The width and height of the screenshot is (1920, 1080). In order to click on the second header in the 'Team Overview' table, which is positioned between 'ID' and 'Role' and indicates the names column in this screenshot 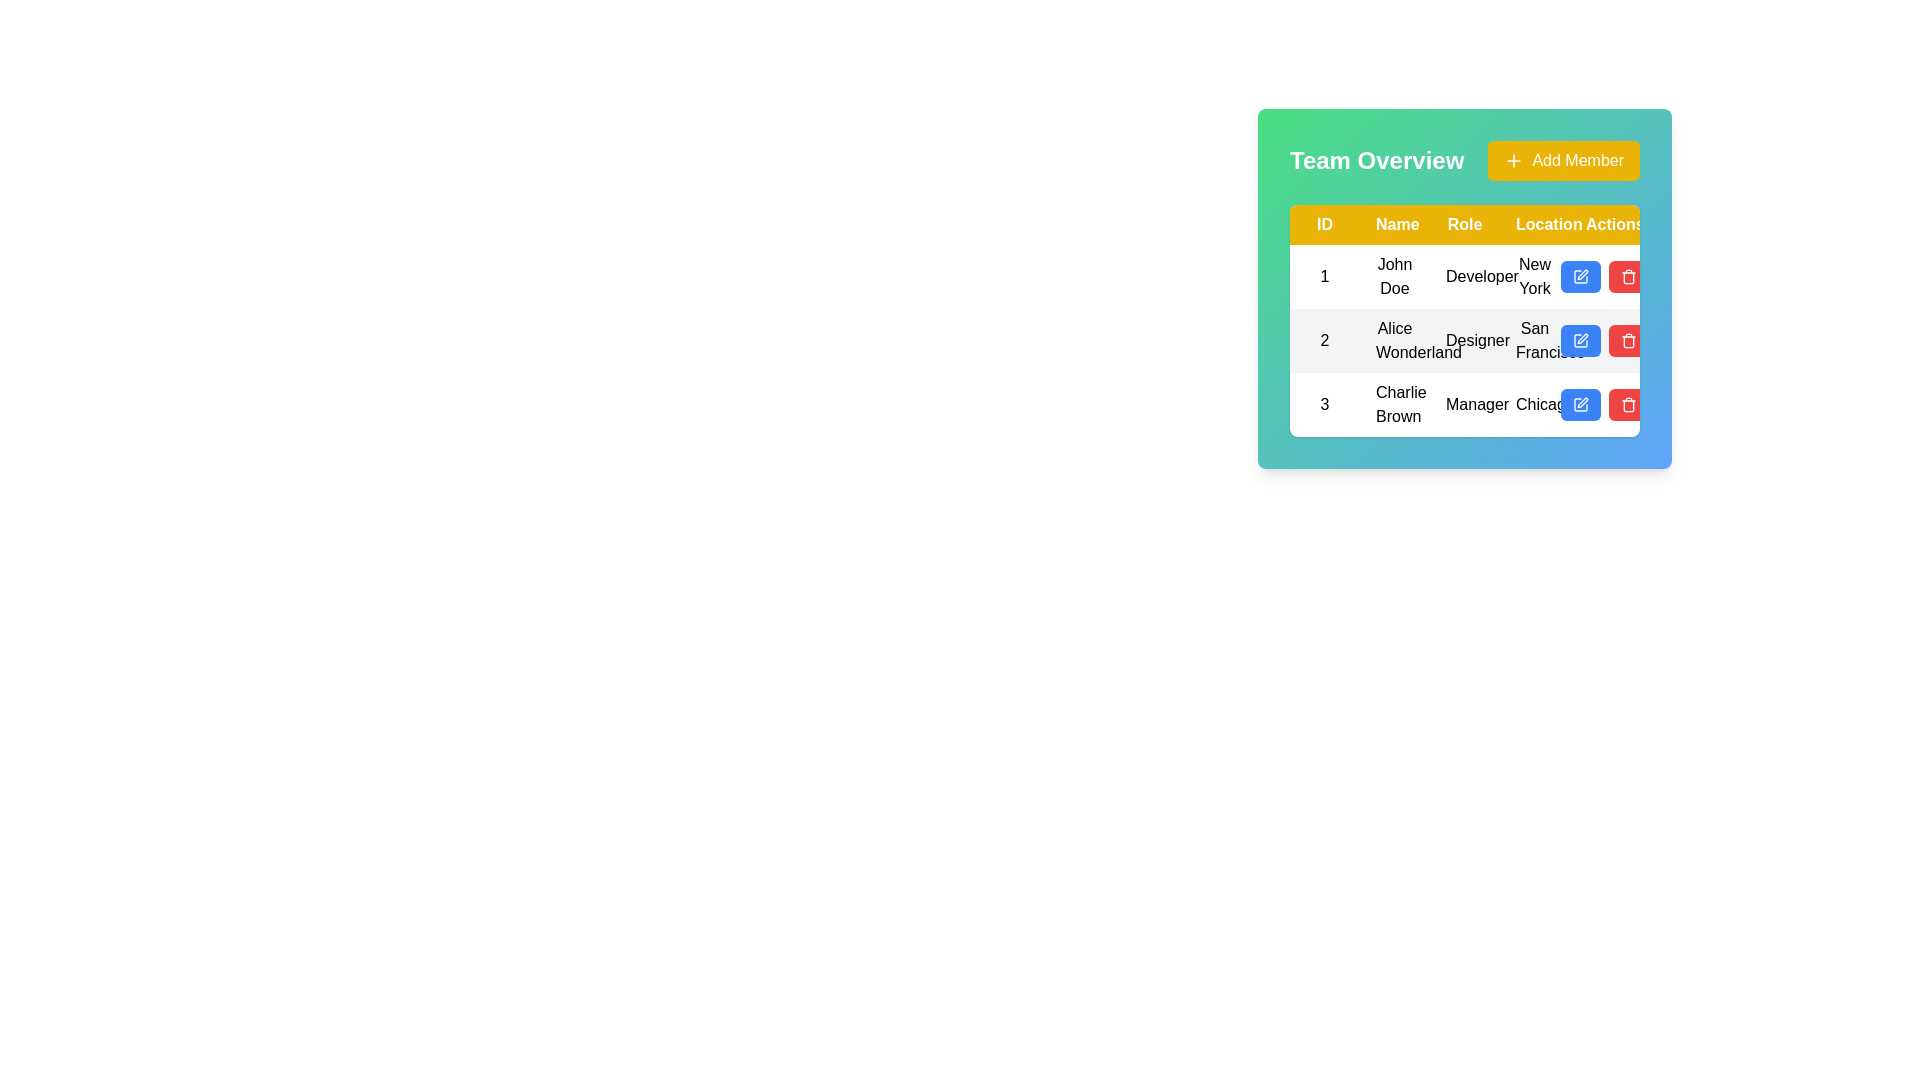, I will do `click(1394, 224)`.